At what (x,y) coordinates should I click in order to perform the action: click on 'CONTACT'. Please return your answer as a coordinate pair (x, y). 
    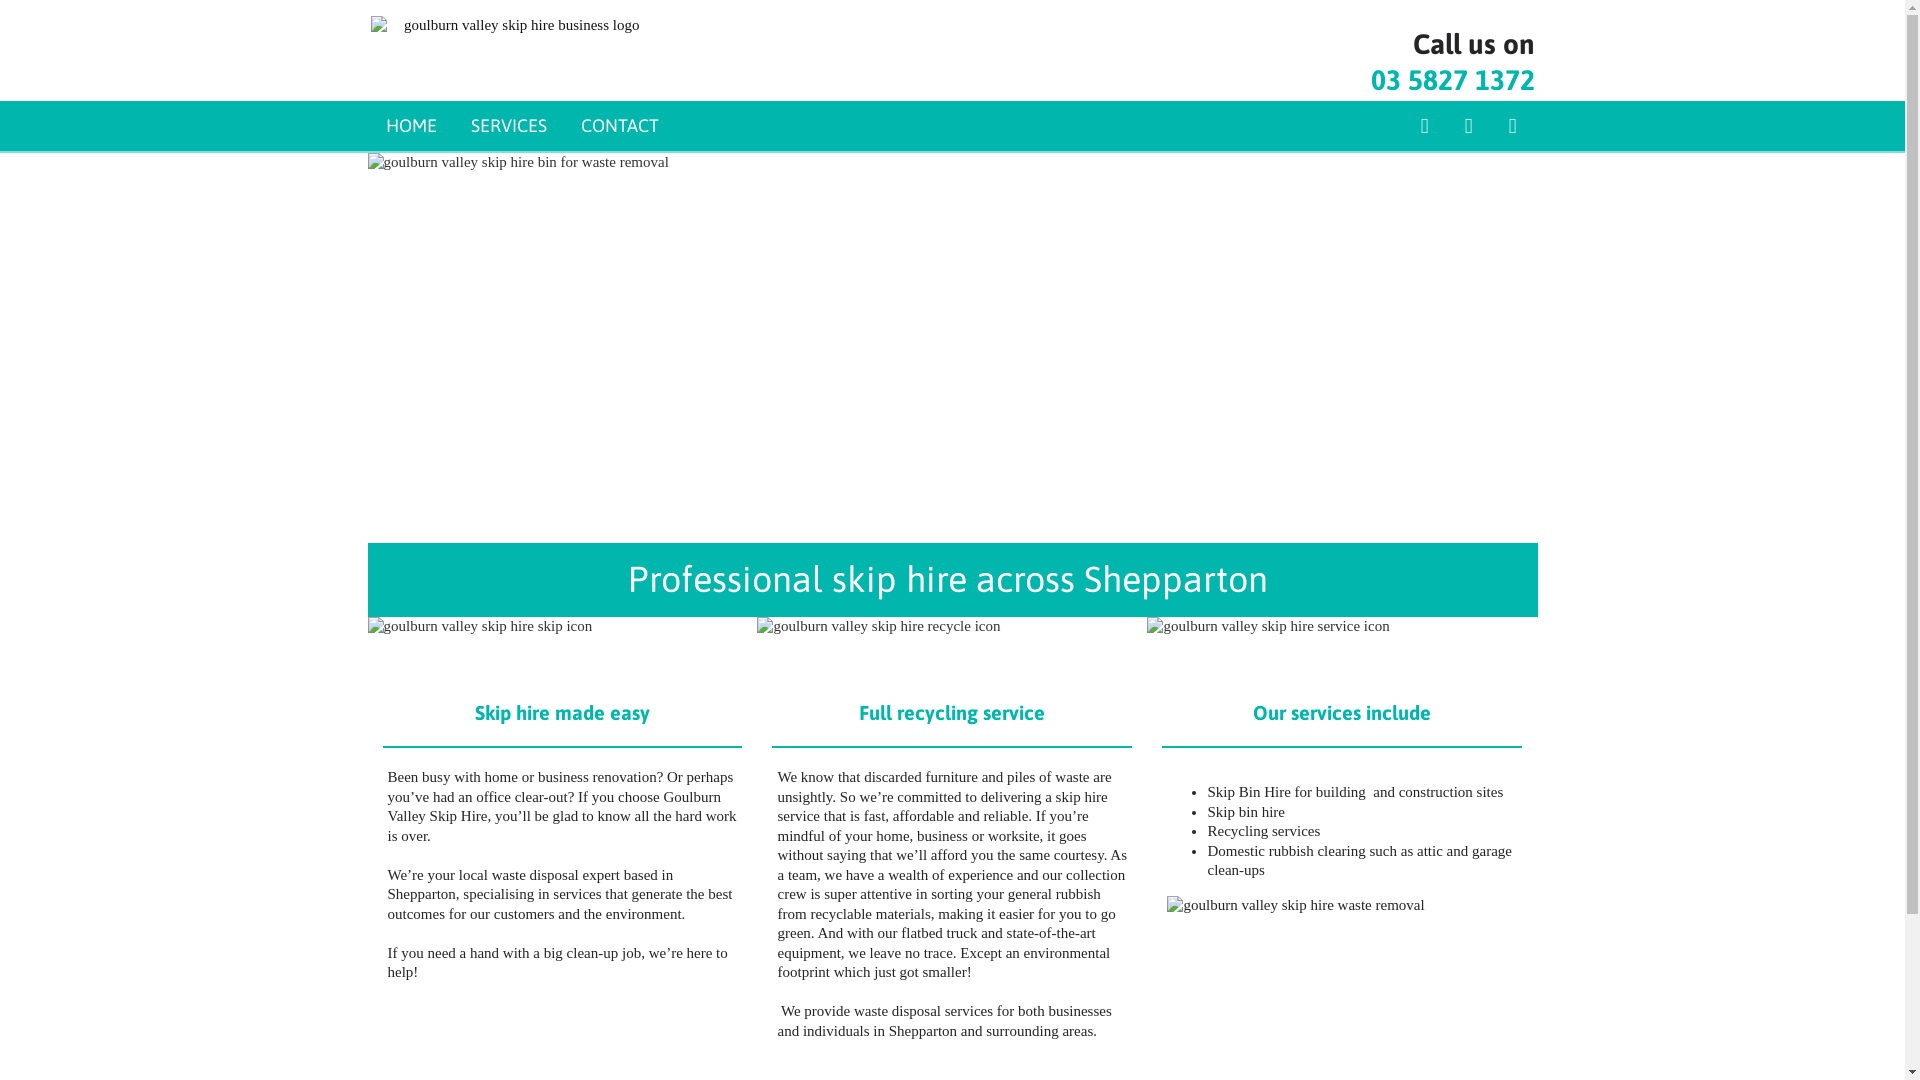
    Looking at the image, I should click on (618, 126).